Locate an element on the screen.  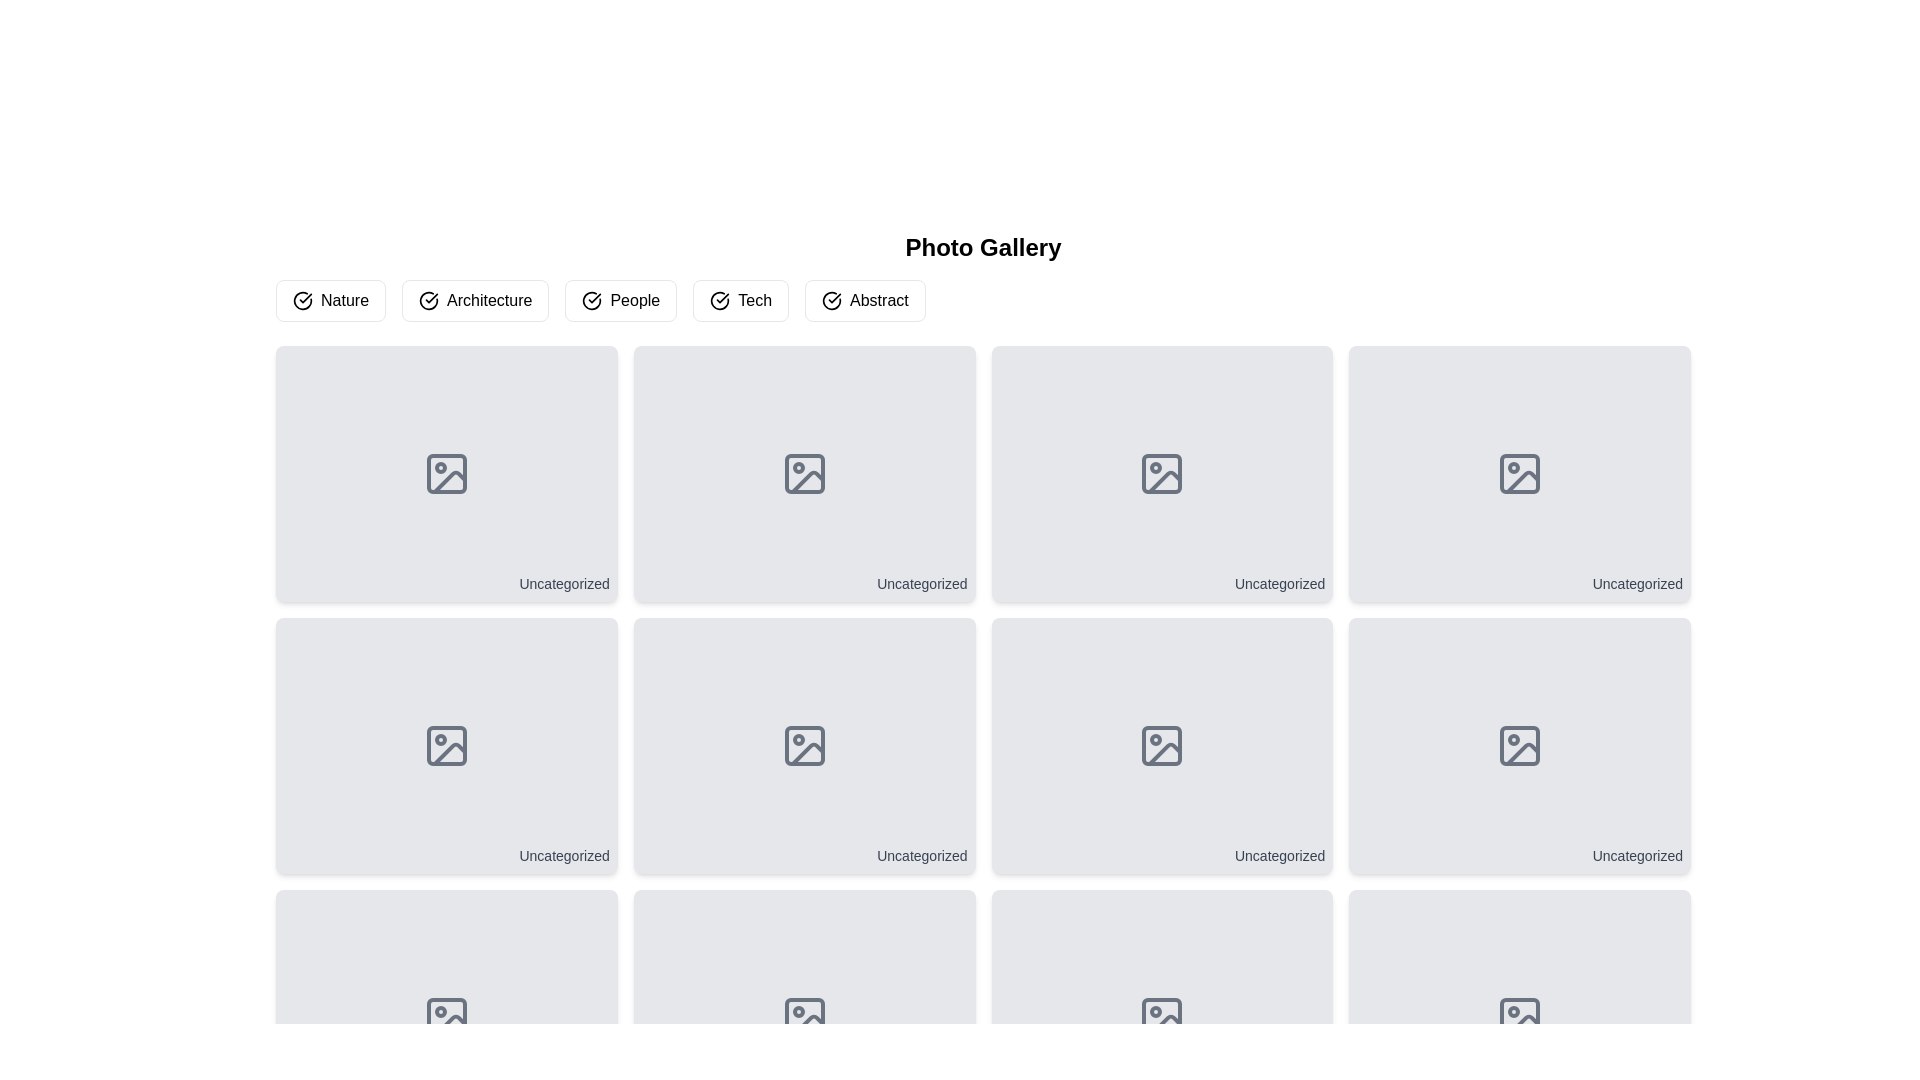
the icon that signifies the placeholder for an image in the second column of the first row of the grid, visually distinguished by the 'Uncategorized' label at the bottom is located at coordinates (804, 474).